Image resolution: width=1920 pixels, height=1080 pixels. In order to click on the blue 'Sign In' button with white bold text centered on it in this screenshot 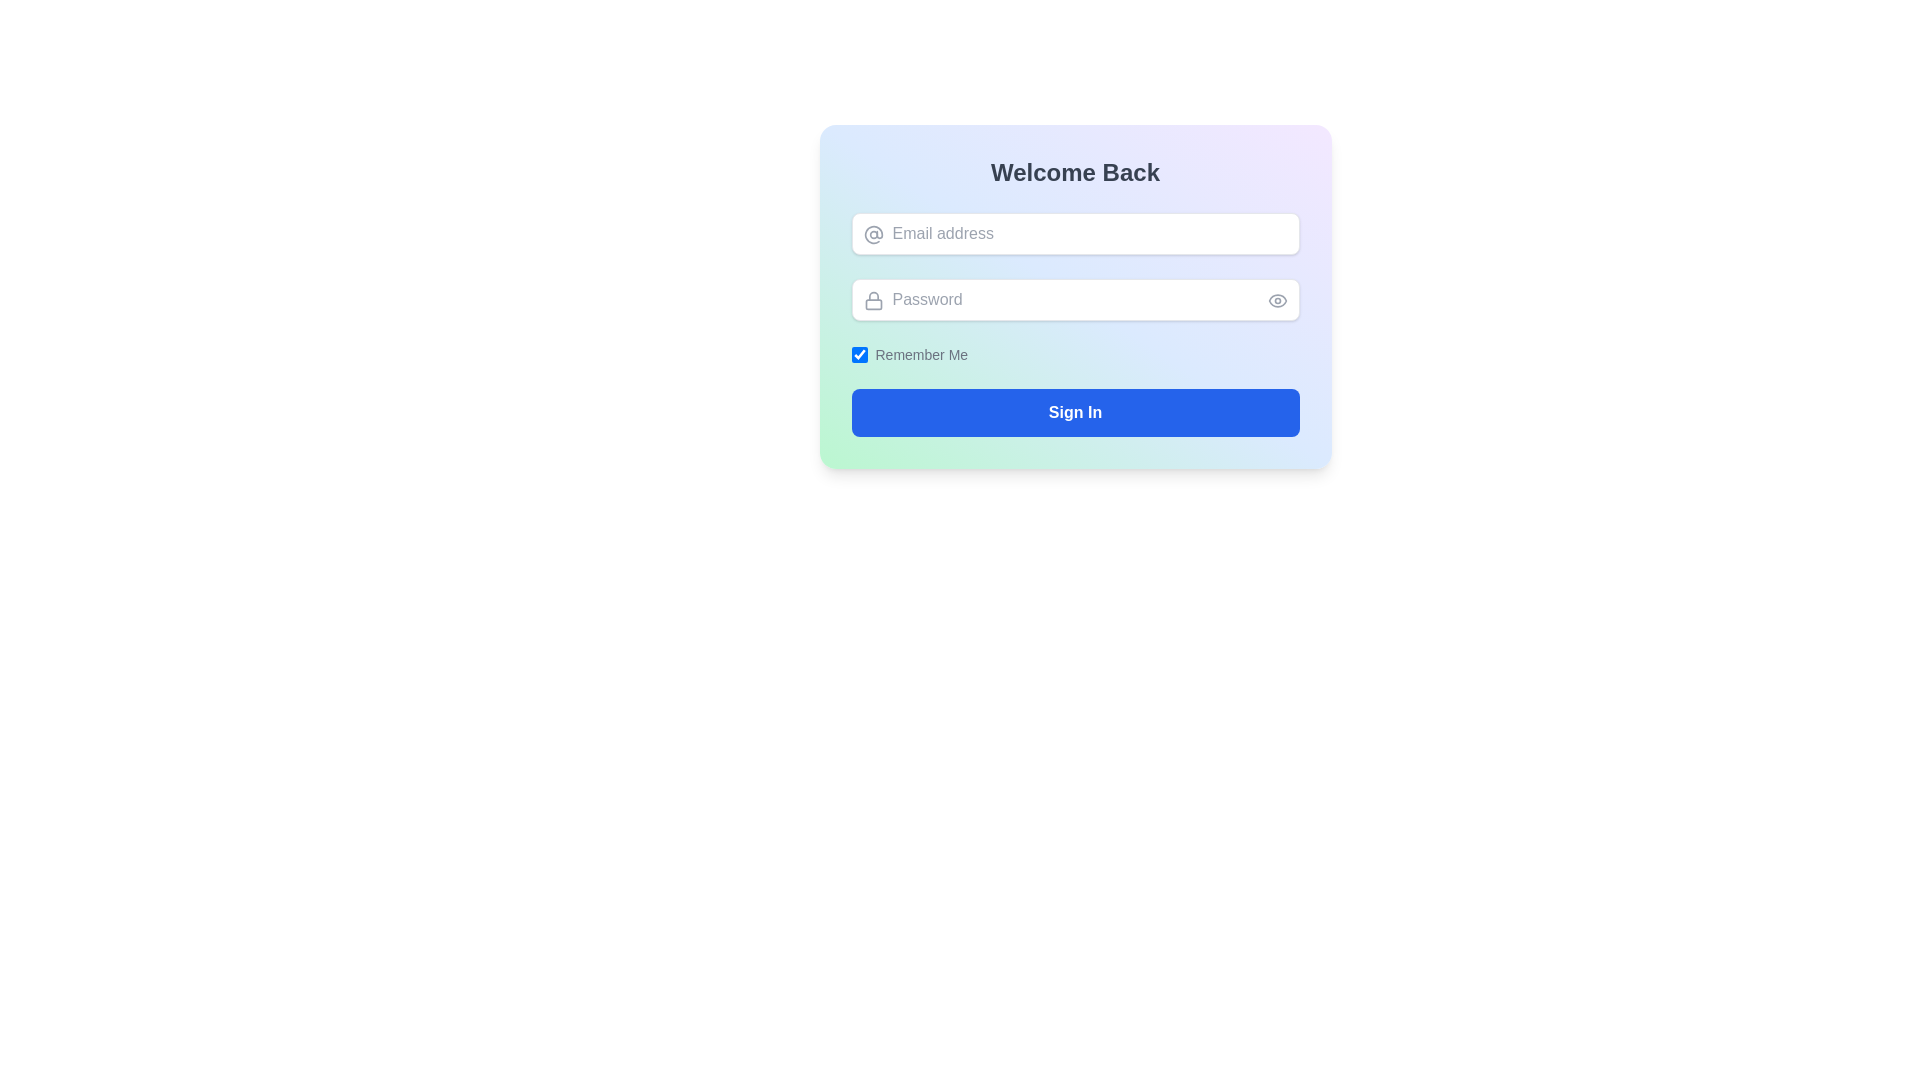, I will do `click(1074, 411)`.